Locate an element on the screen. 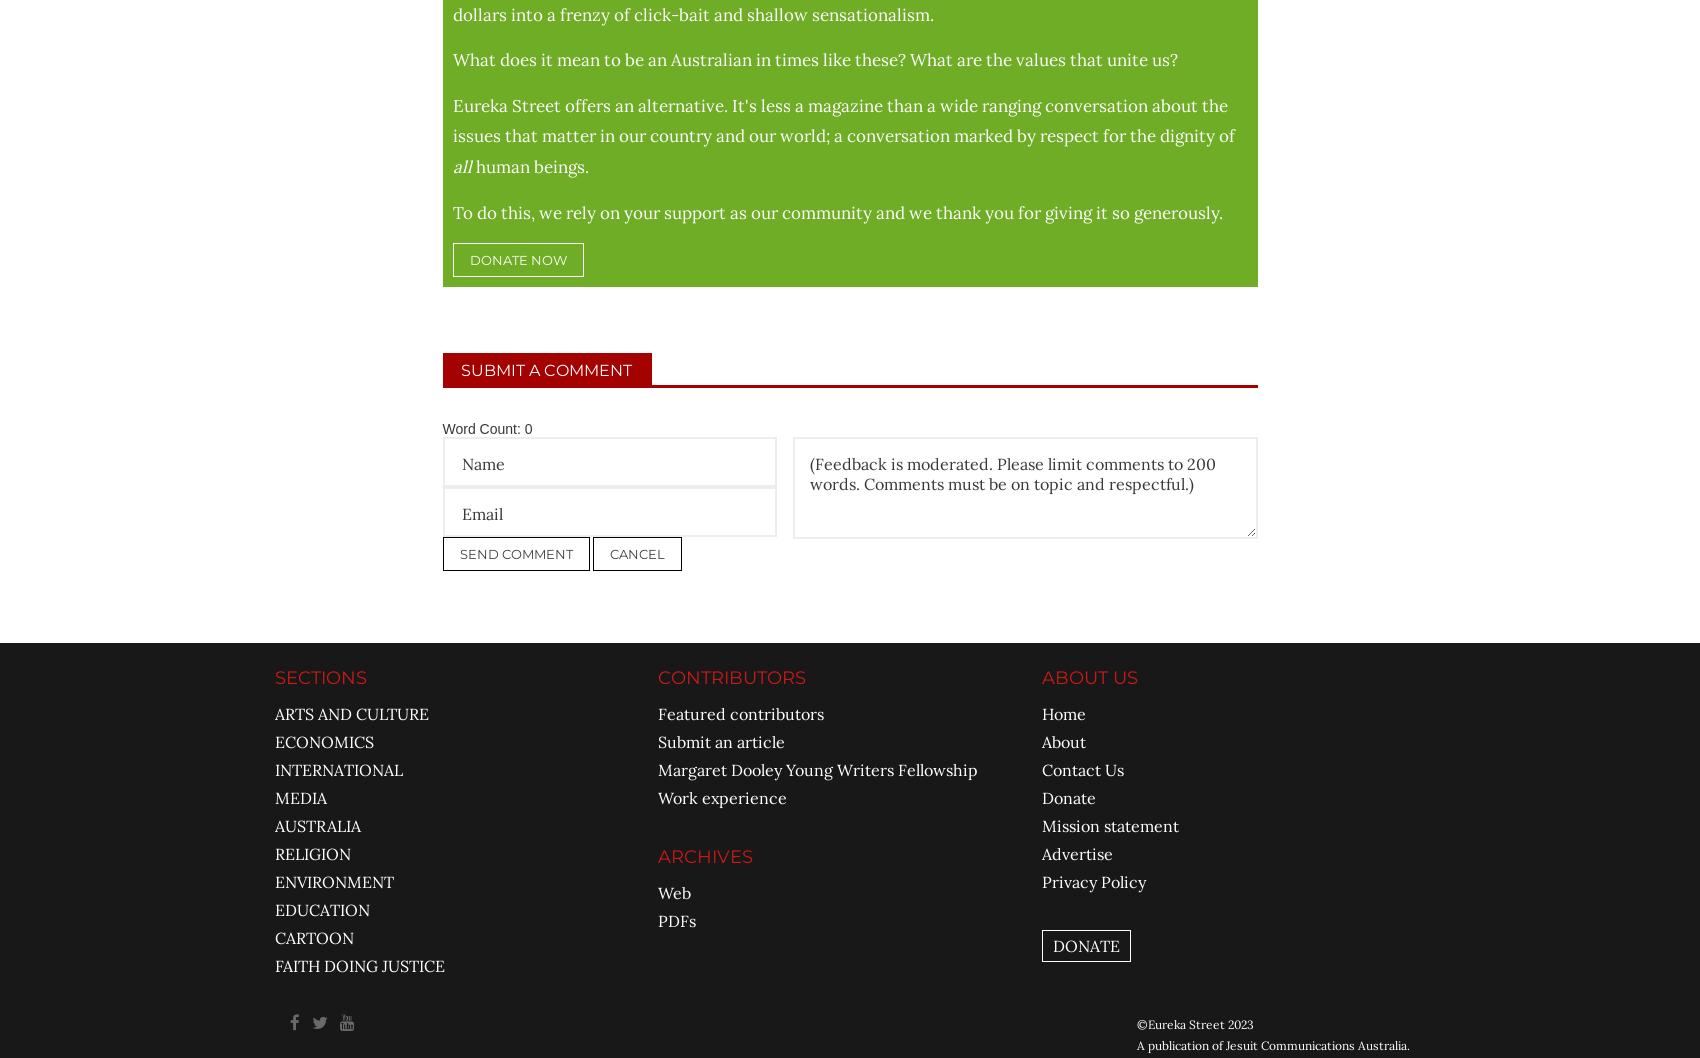 The width and height of the screenshot is (1700, 1058). 'MEDIA' is located at coordinates (301, 795).